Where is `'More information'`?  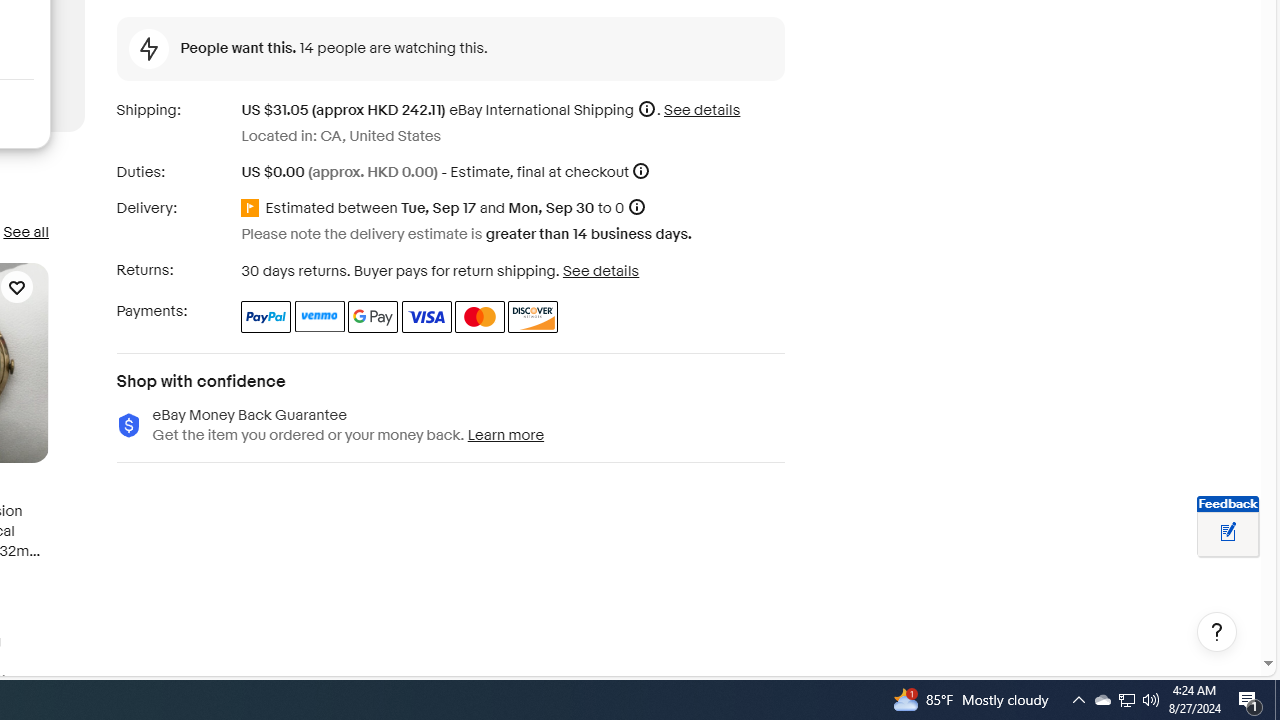
'More information' is located at coordinates (641, 170).